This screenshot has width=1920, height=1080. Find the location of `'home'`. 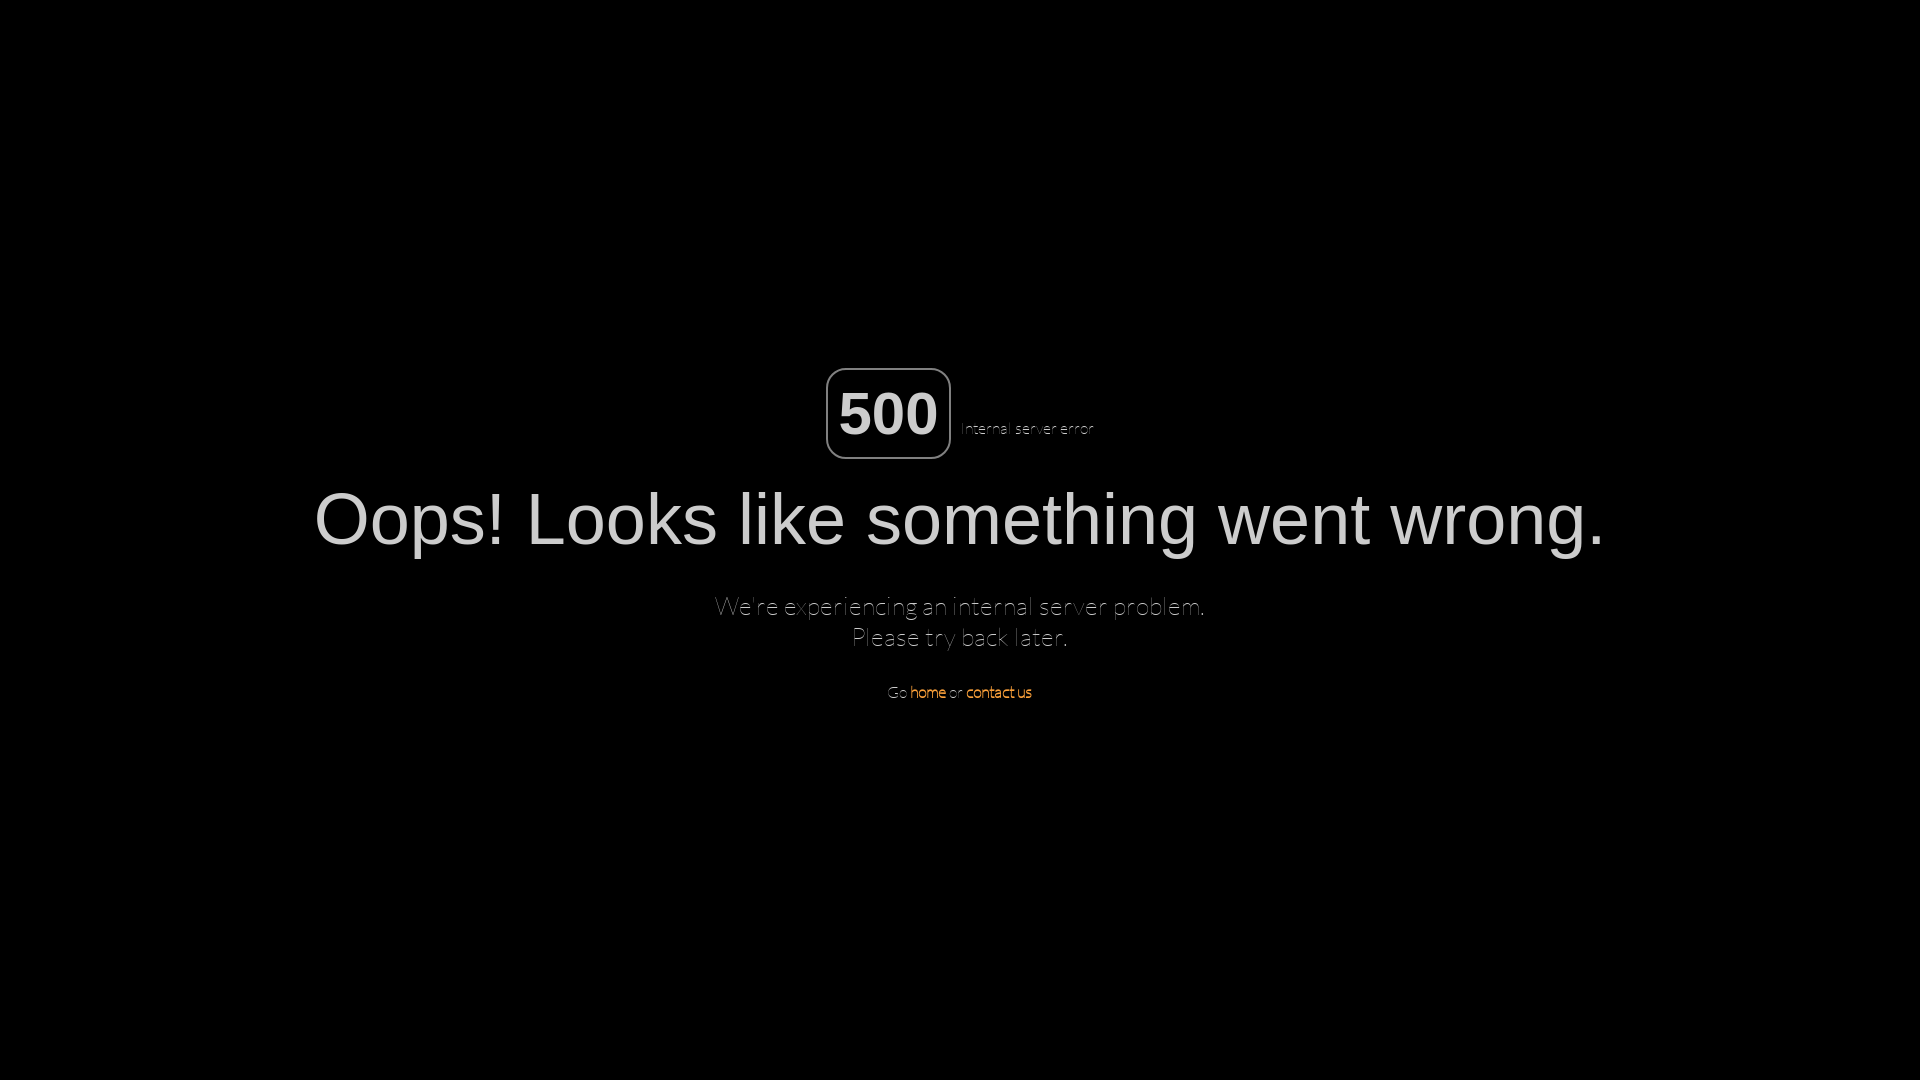

'home' is located at coordinates (926, 690).